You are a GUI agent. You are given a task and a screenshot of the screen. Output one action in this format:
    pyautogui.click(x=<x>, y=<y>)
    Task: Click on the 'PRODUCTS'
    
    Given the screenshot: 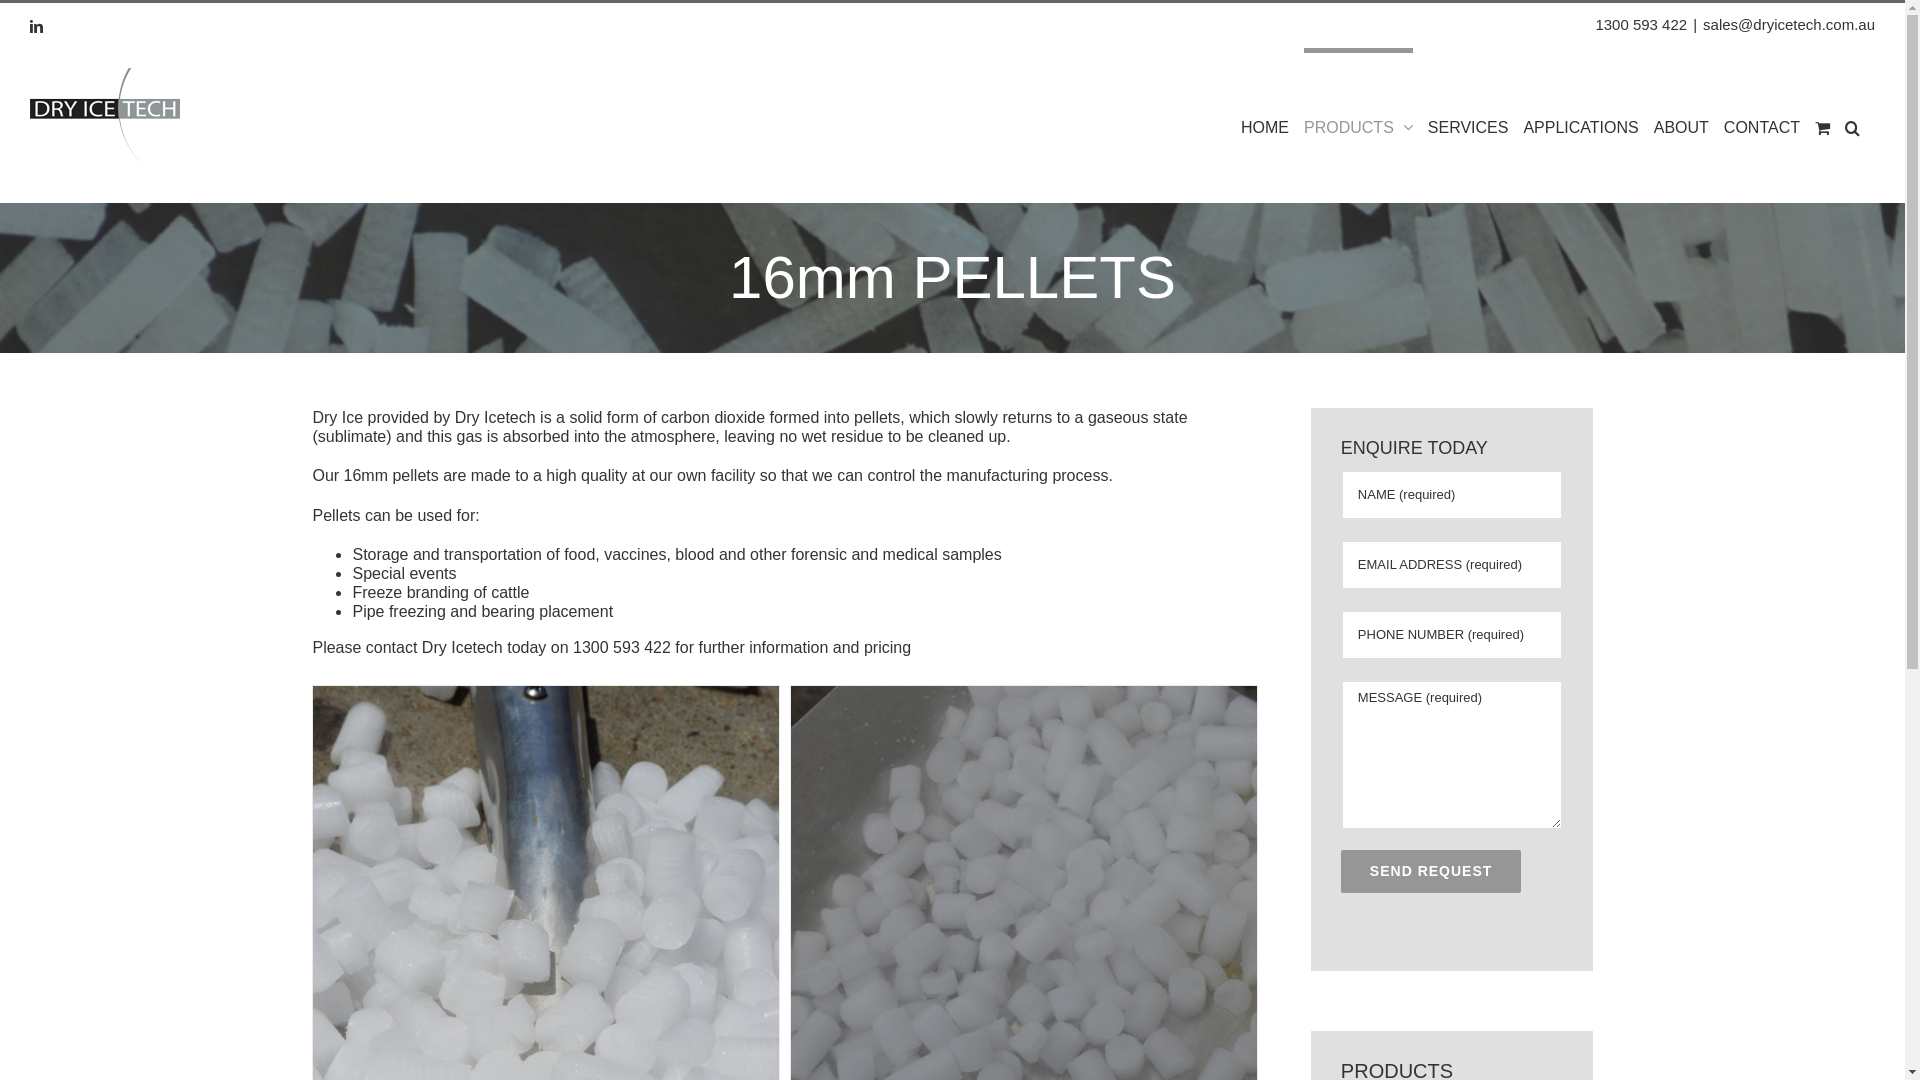 What is the action you would take?
    pyautogui.click(x=1358, y=124)
    